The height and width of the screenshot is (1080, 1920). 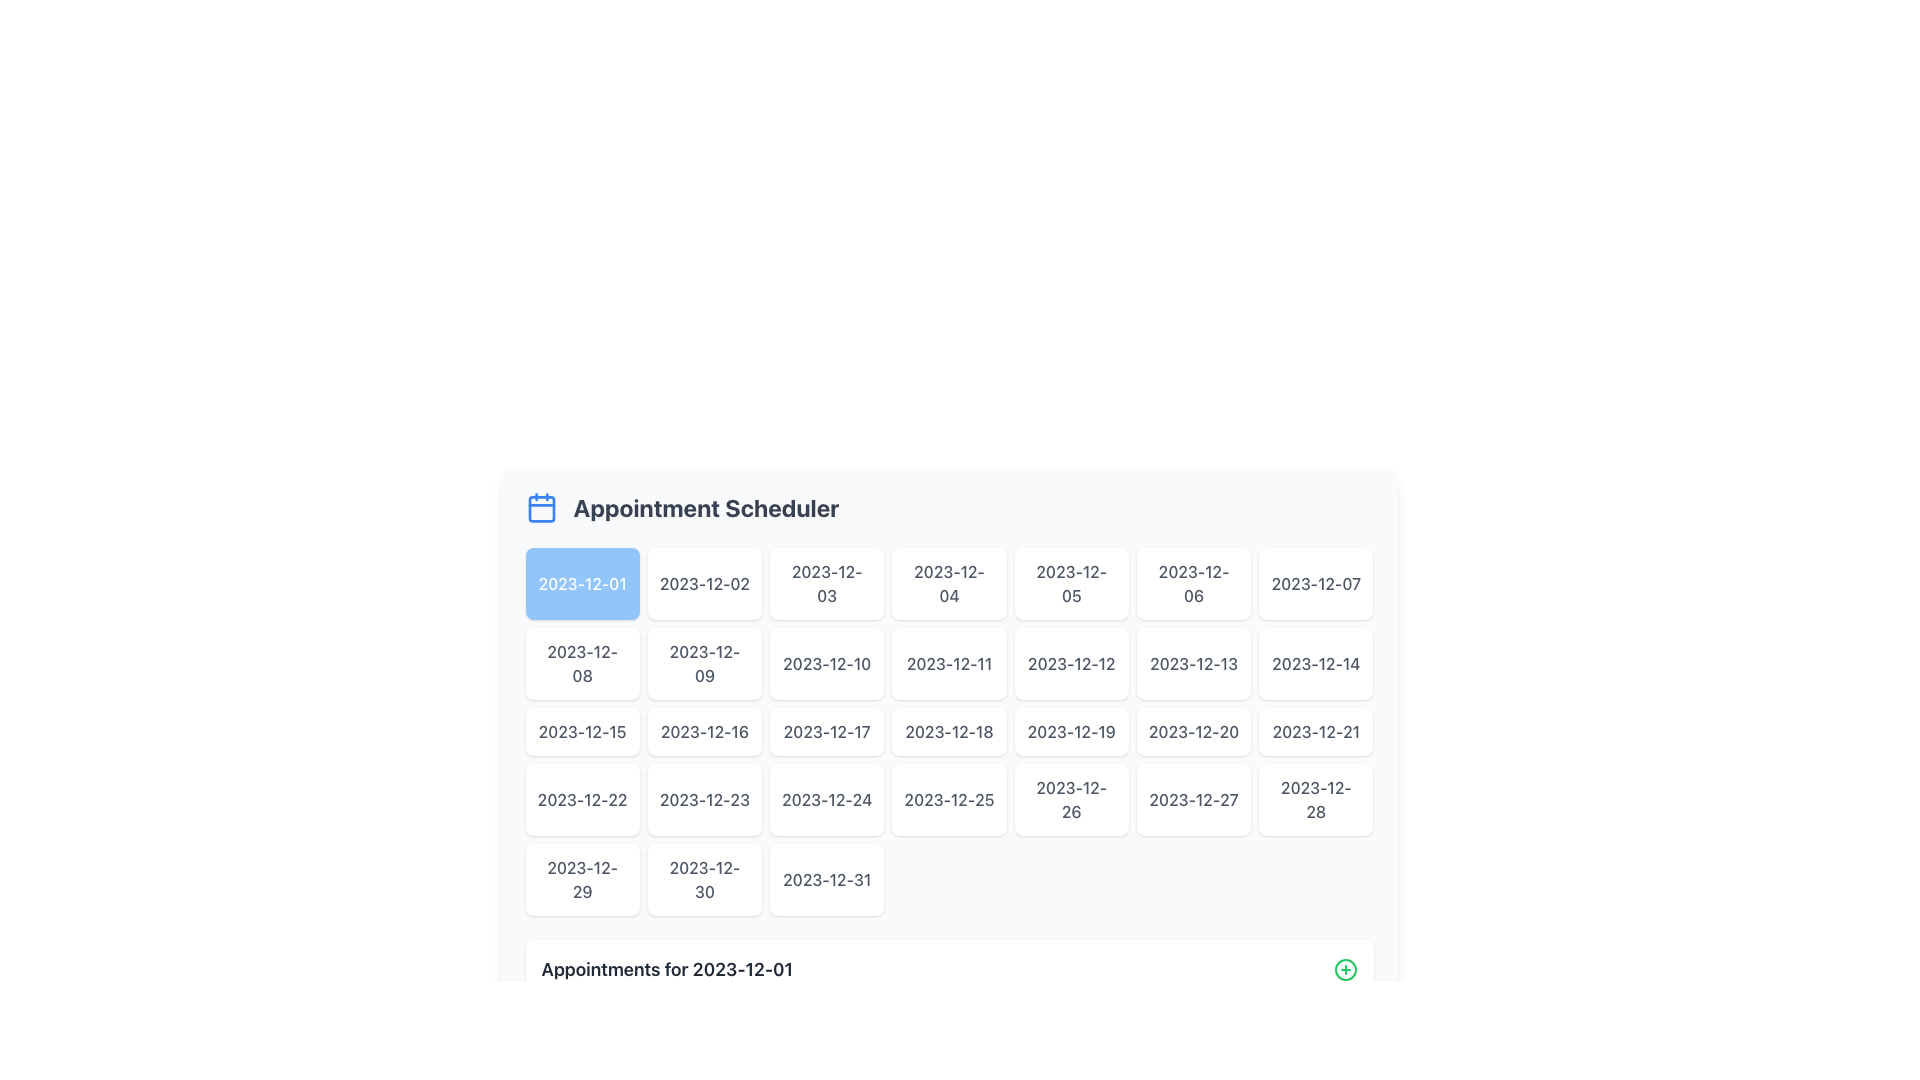 I want to click on the rectangular button with rounded corners styled with a white background and gray text displaying the date '2023-12-31' located in the last row and last column of the grid under the 'Appointment Scheduler' header, so click(x=827, y=878).